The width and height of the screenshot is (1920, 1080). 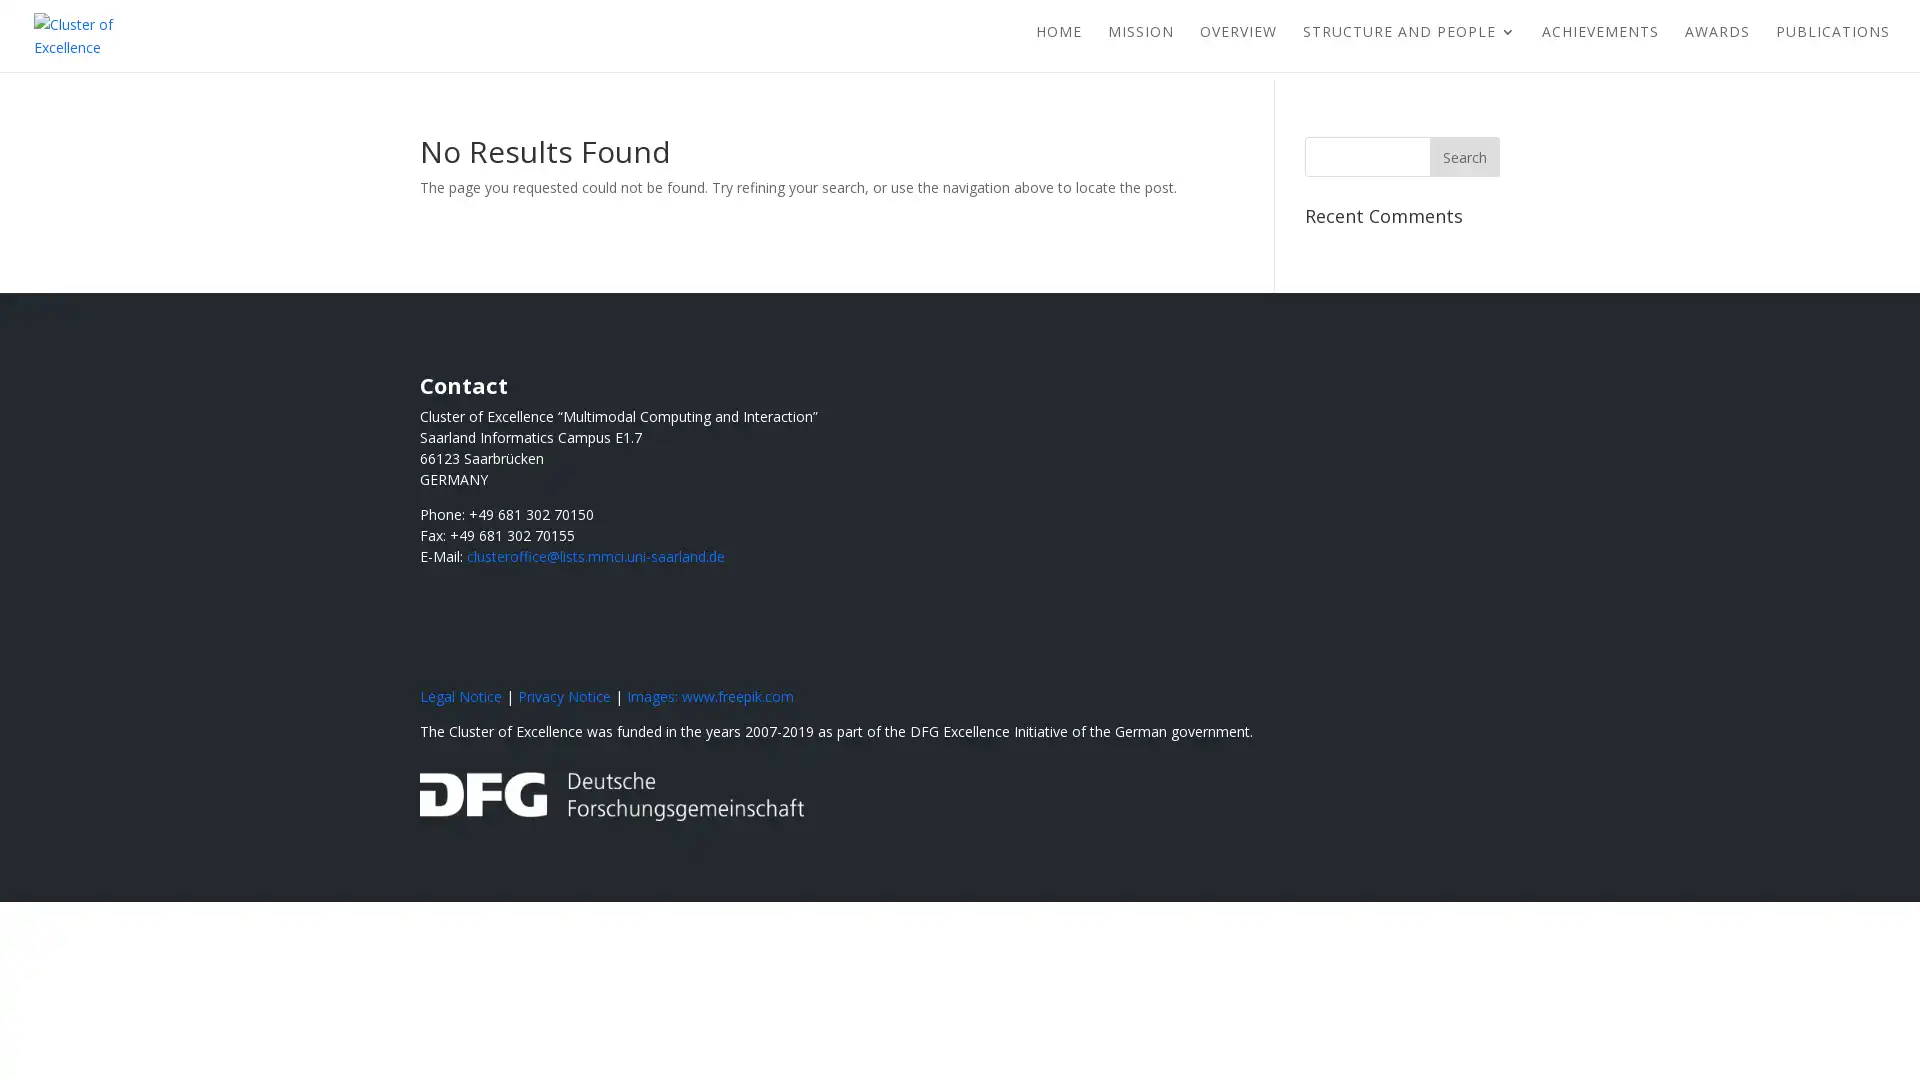 What do you see at coordinates (1464, 150) in the screenshot?
I see `Search` at bounding box center [1464, 150].